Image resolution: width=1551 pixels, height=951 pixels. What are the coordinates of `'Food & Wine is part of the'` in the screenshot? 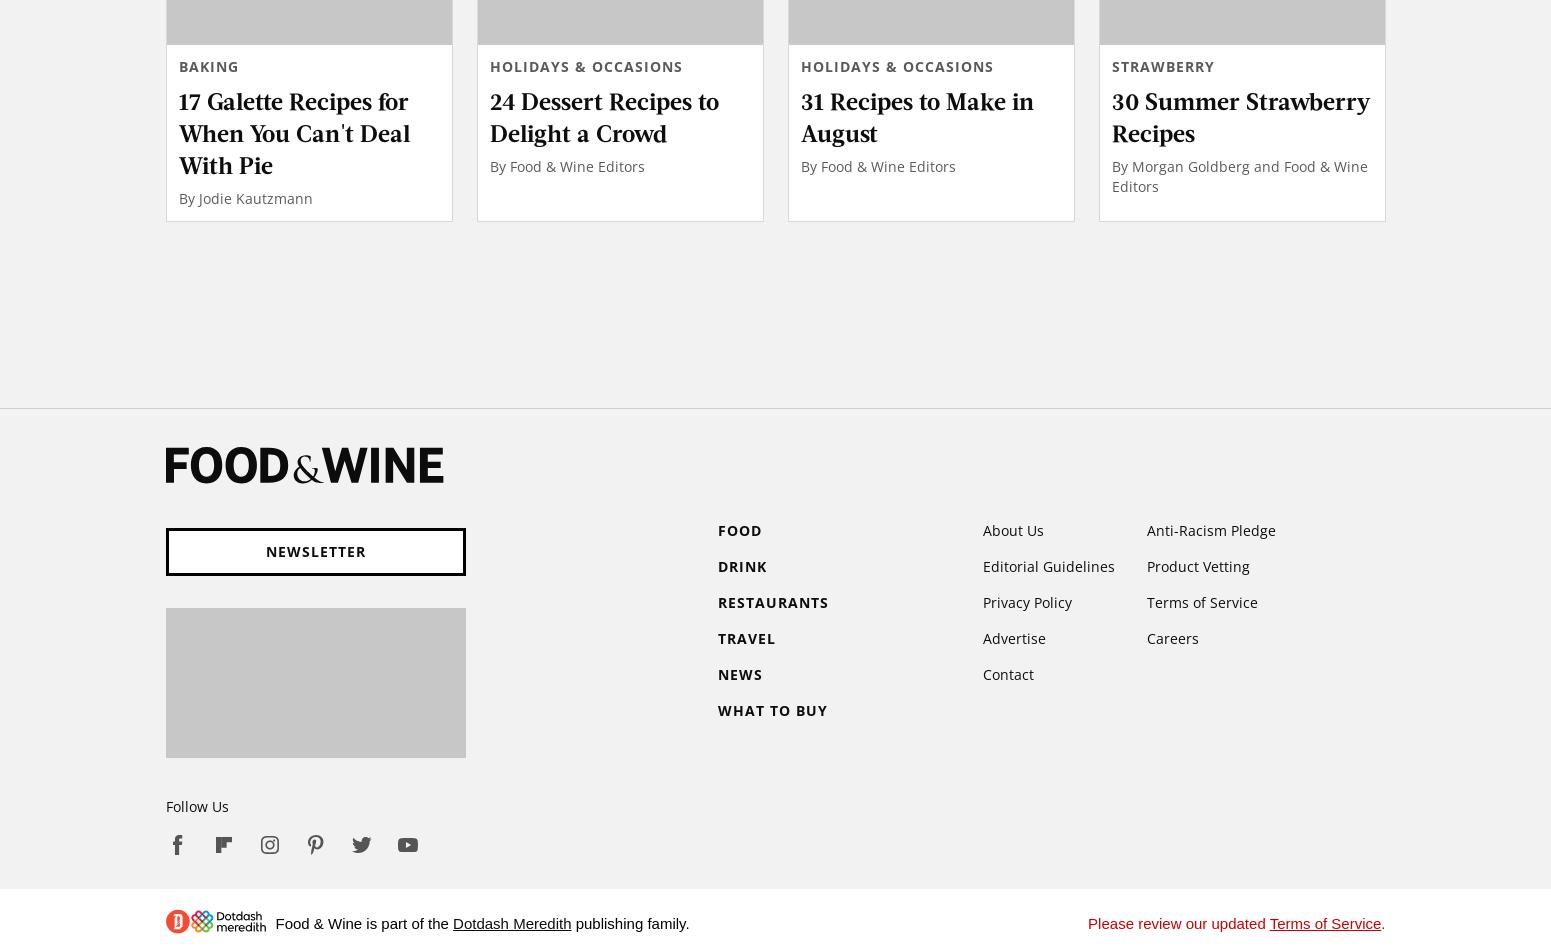 It's located at (364, 922).